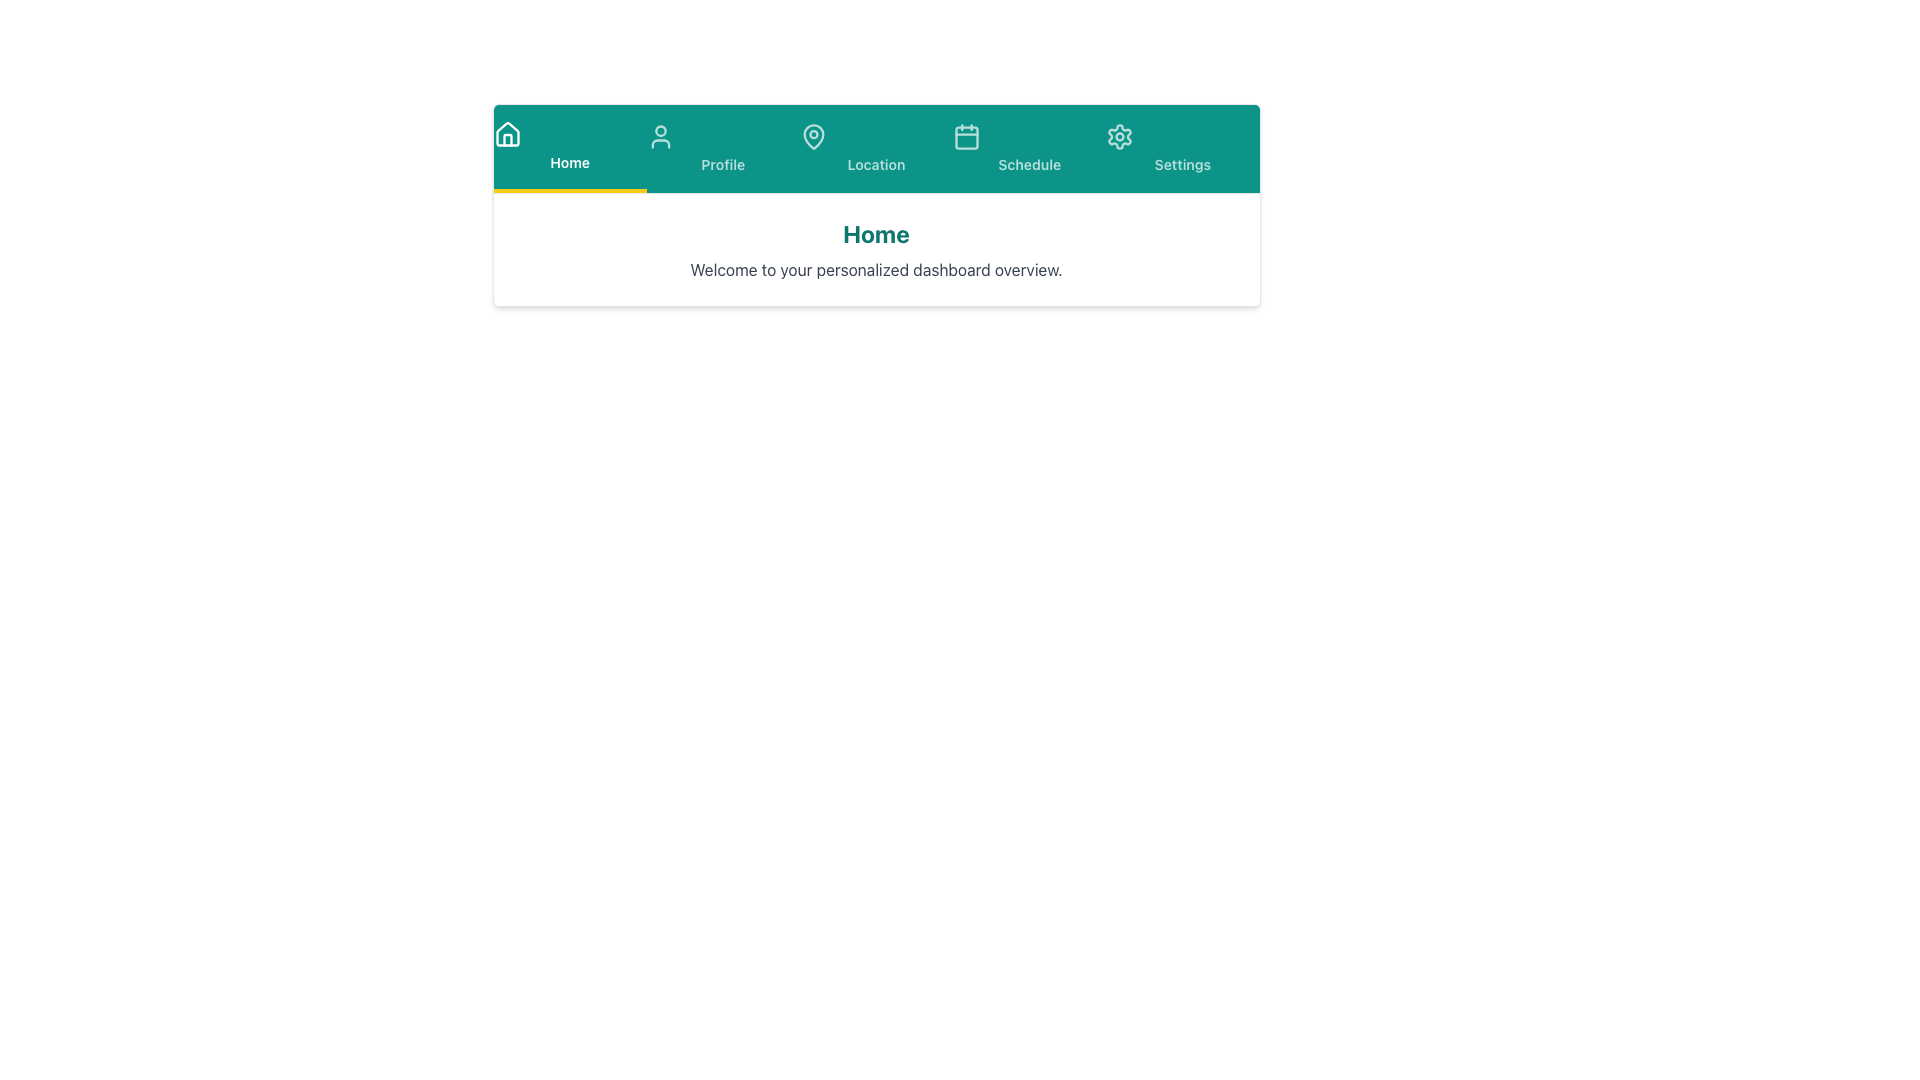 This screenshot has width=1920, height=1080. Describe the element at coordinates (967, 137) in the screenshot. I see `the Calendar icon in the Schedule section of the top navigation bar` at that location.